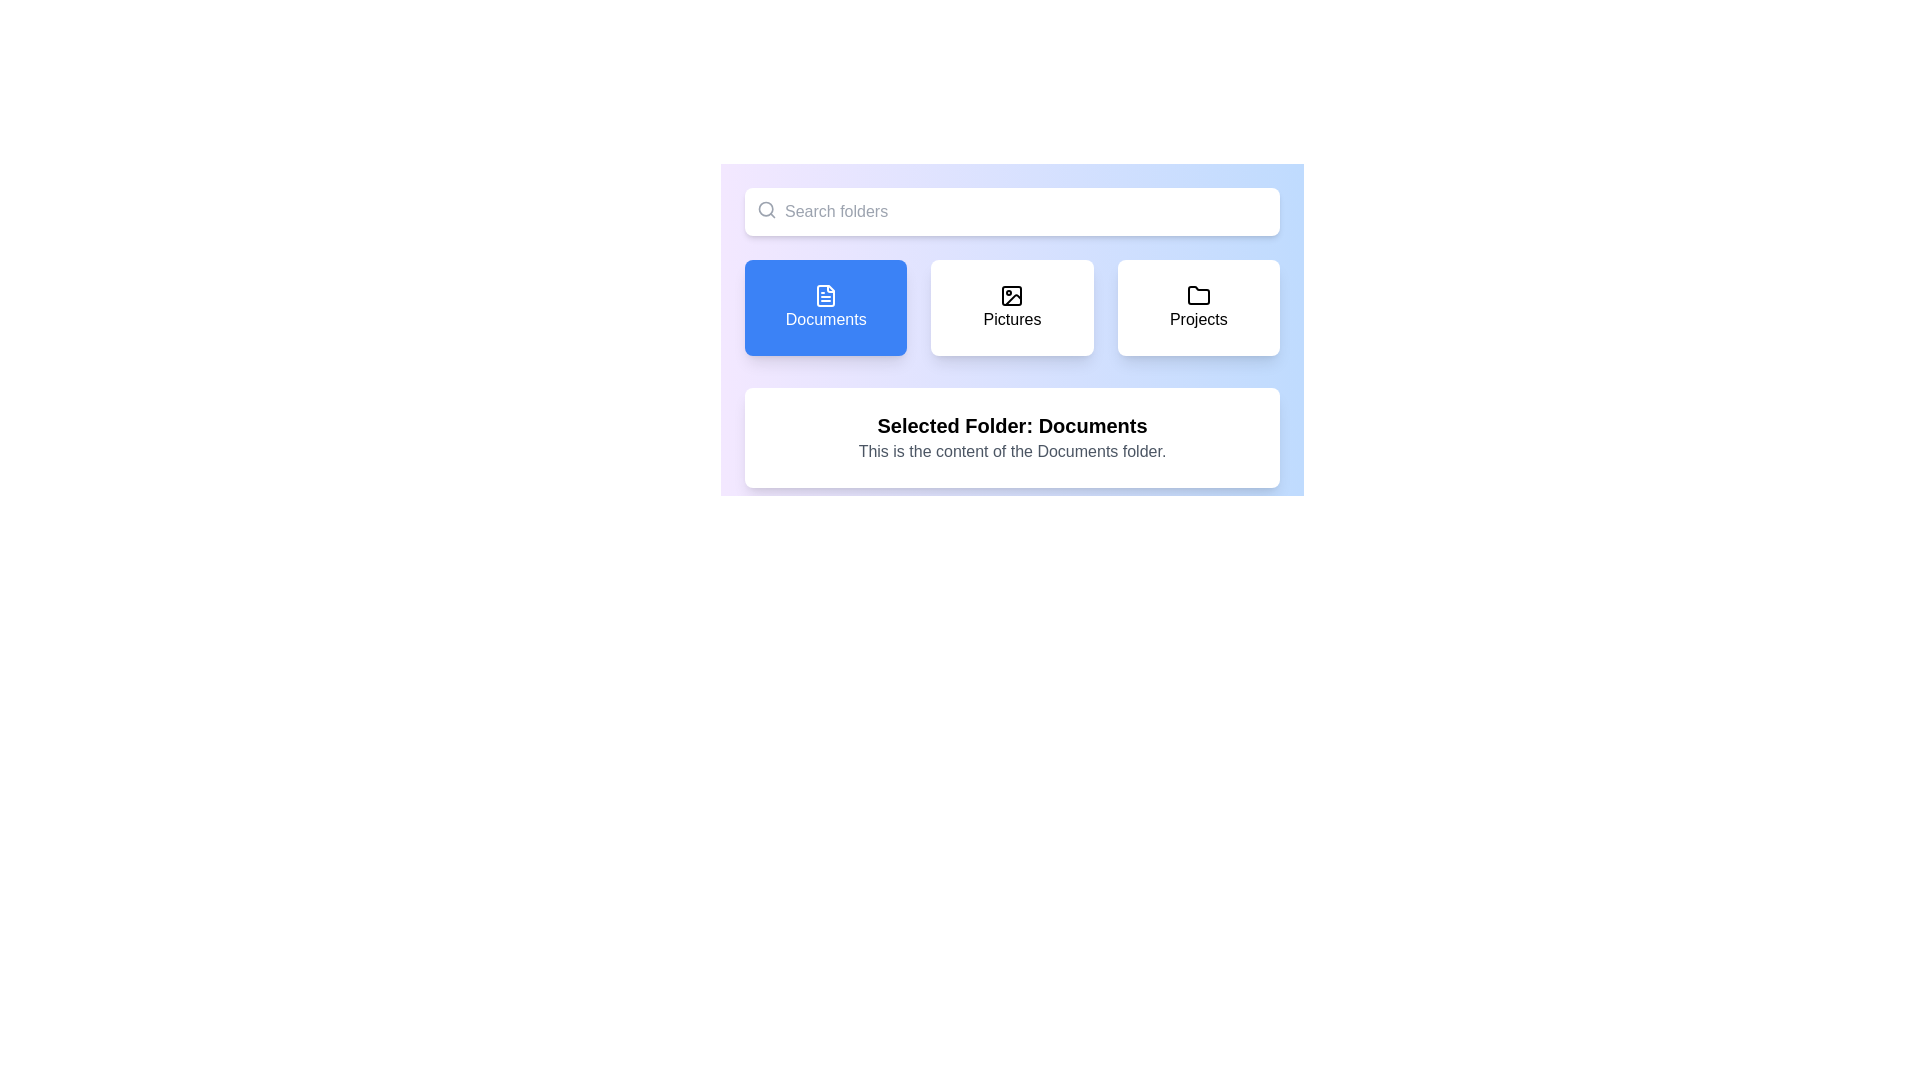  I want to click on the 'Pictures' category button icon, which is the second button in a row of three, visually representing access to pictures, so click(1012, 296).